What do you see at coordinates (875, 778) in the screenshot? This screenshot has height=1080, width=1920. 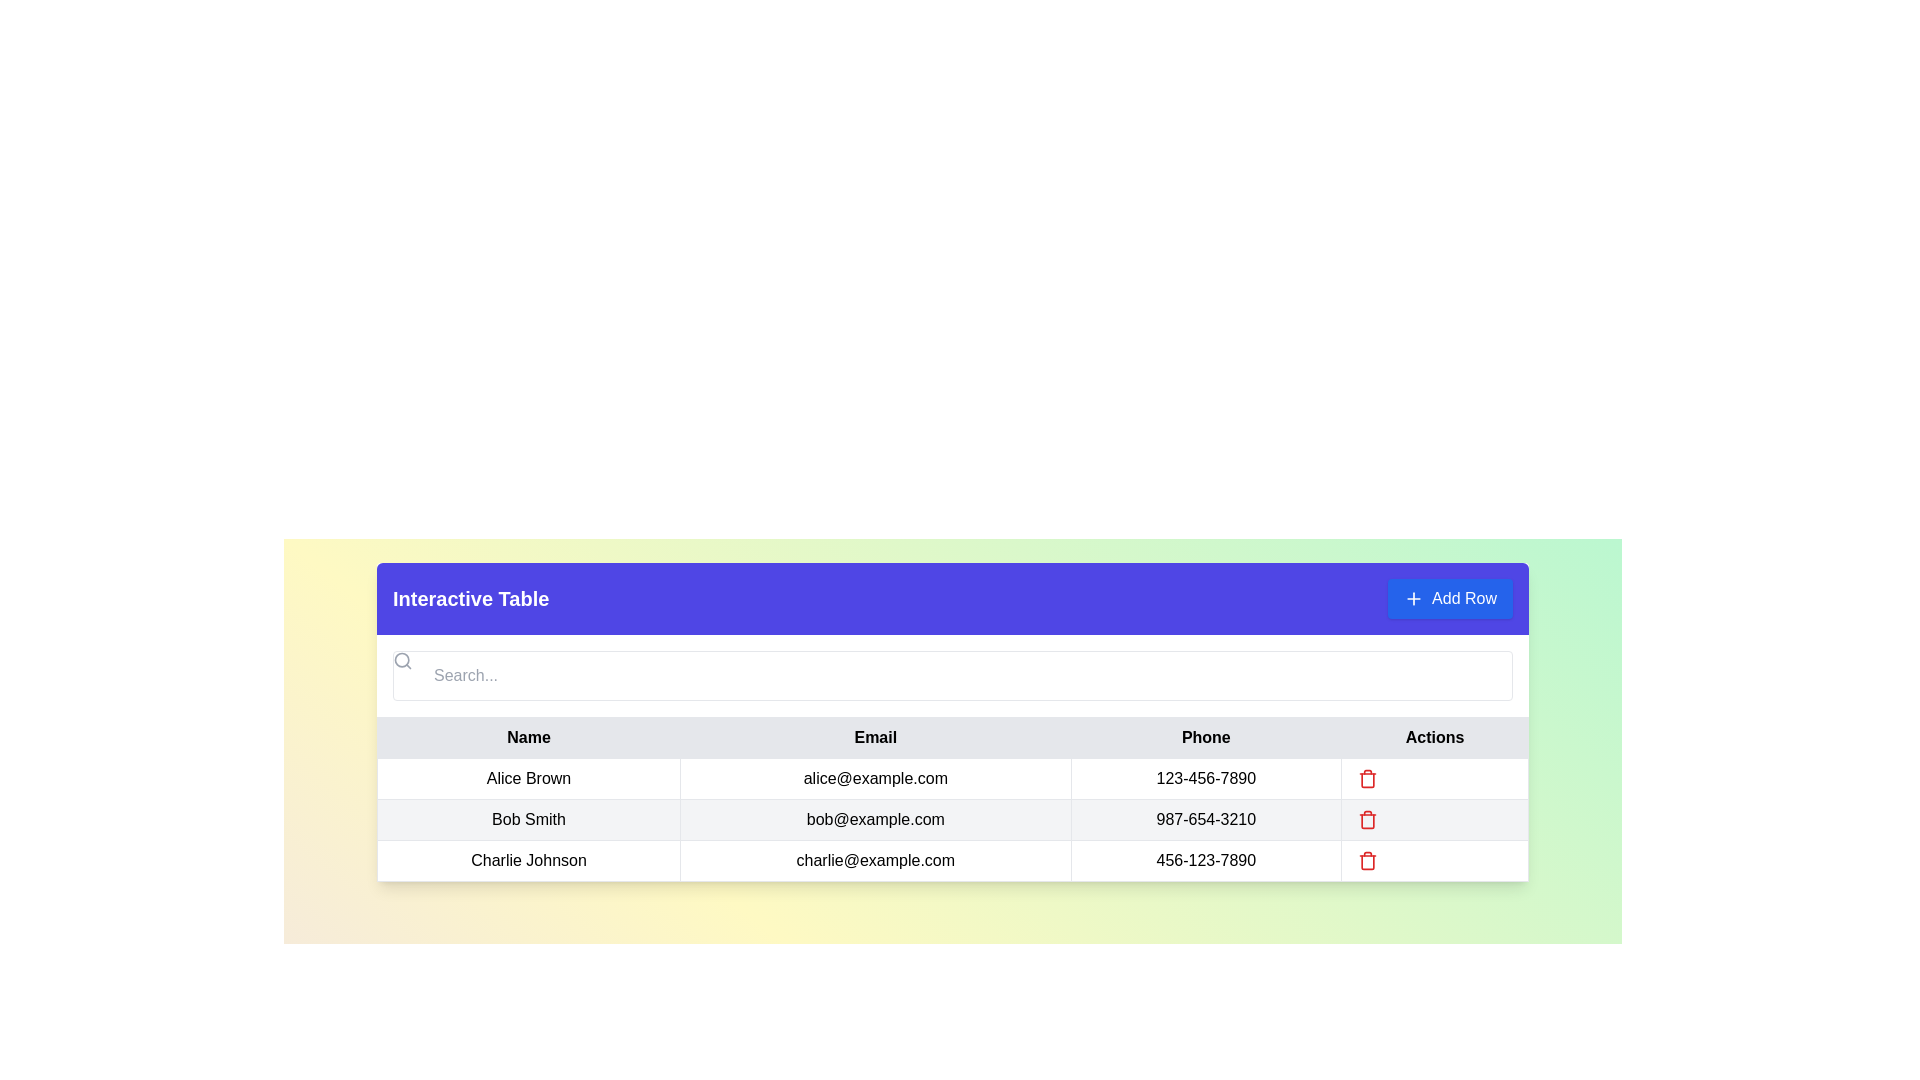 I see `text content from the text field displaying the email address 'alice@example.com', located in the 'Email' column of the table row for 'Alice Brown'` at bounding box center [875, 778].